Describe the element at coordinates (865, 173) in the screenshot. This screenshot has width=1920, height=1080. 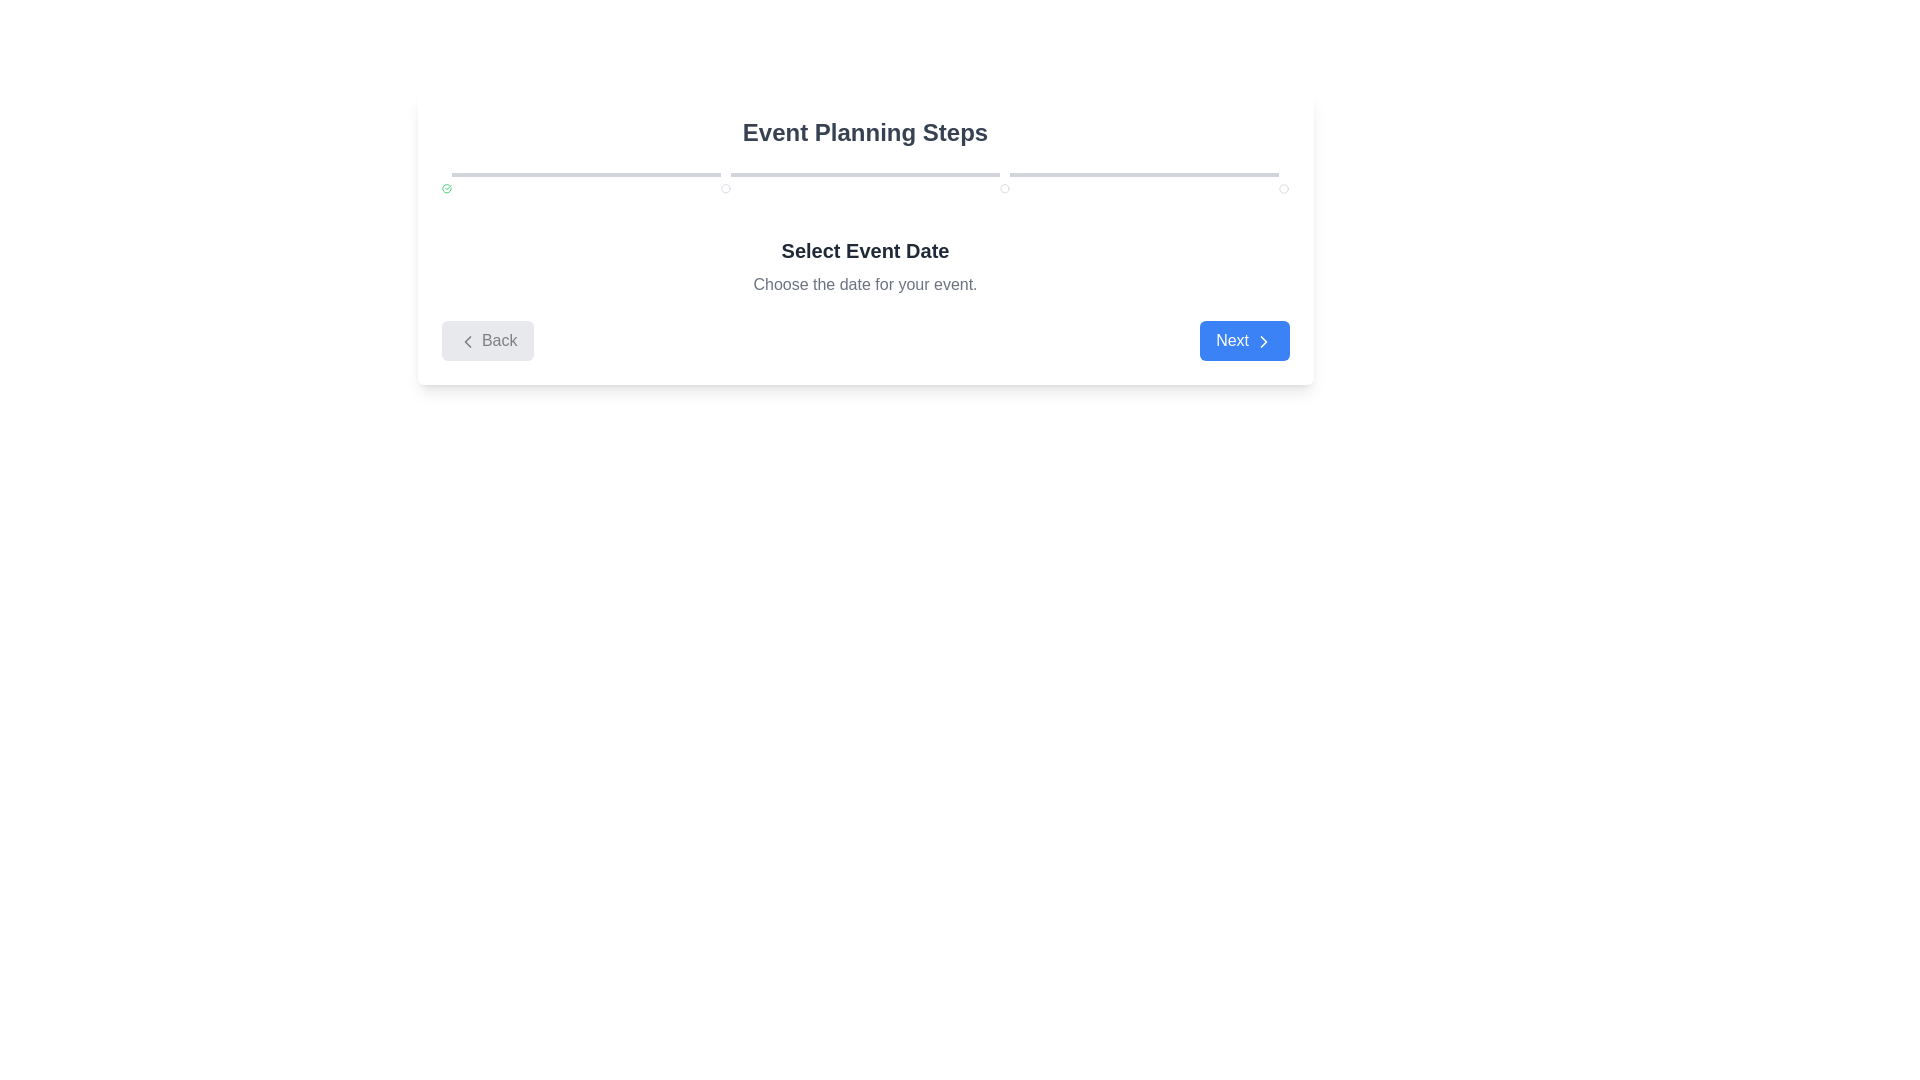
I see `the second segment of the progress indicator, which is a thin rectangular gray line located in the middle of the horizontal progress bar` at that location.